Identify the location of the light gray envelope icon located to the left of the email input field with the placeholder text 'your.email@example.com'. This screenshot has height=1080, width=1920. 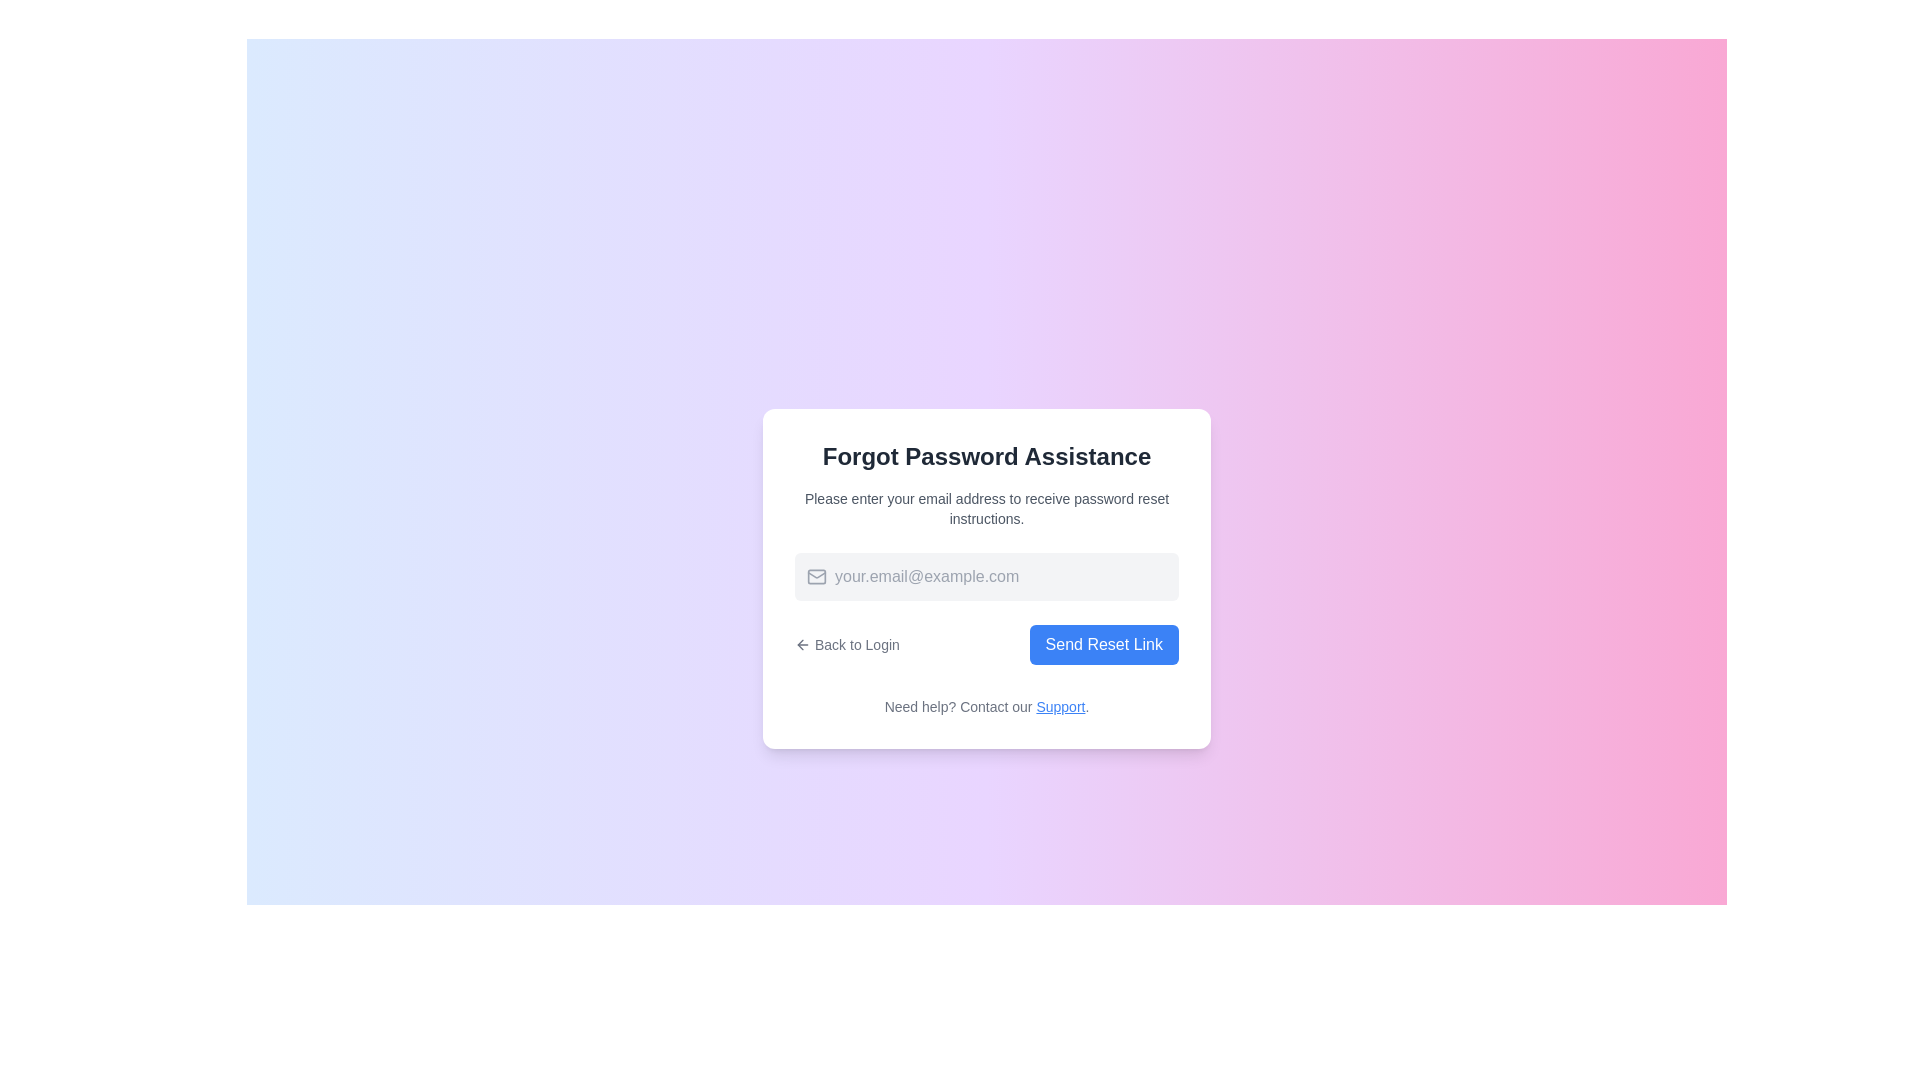
(816, 577).